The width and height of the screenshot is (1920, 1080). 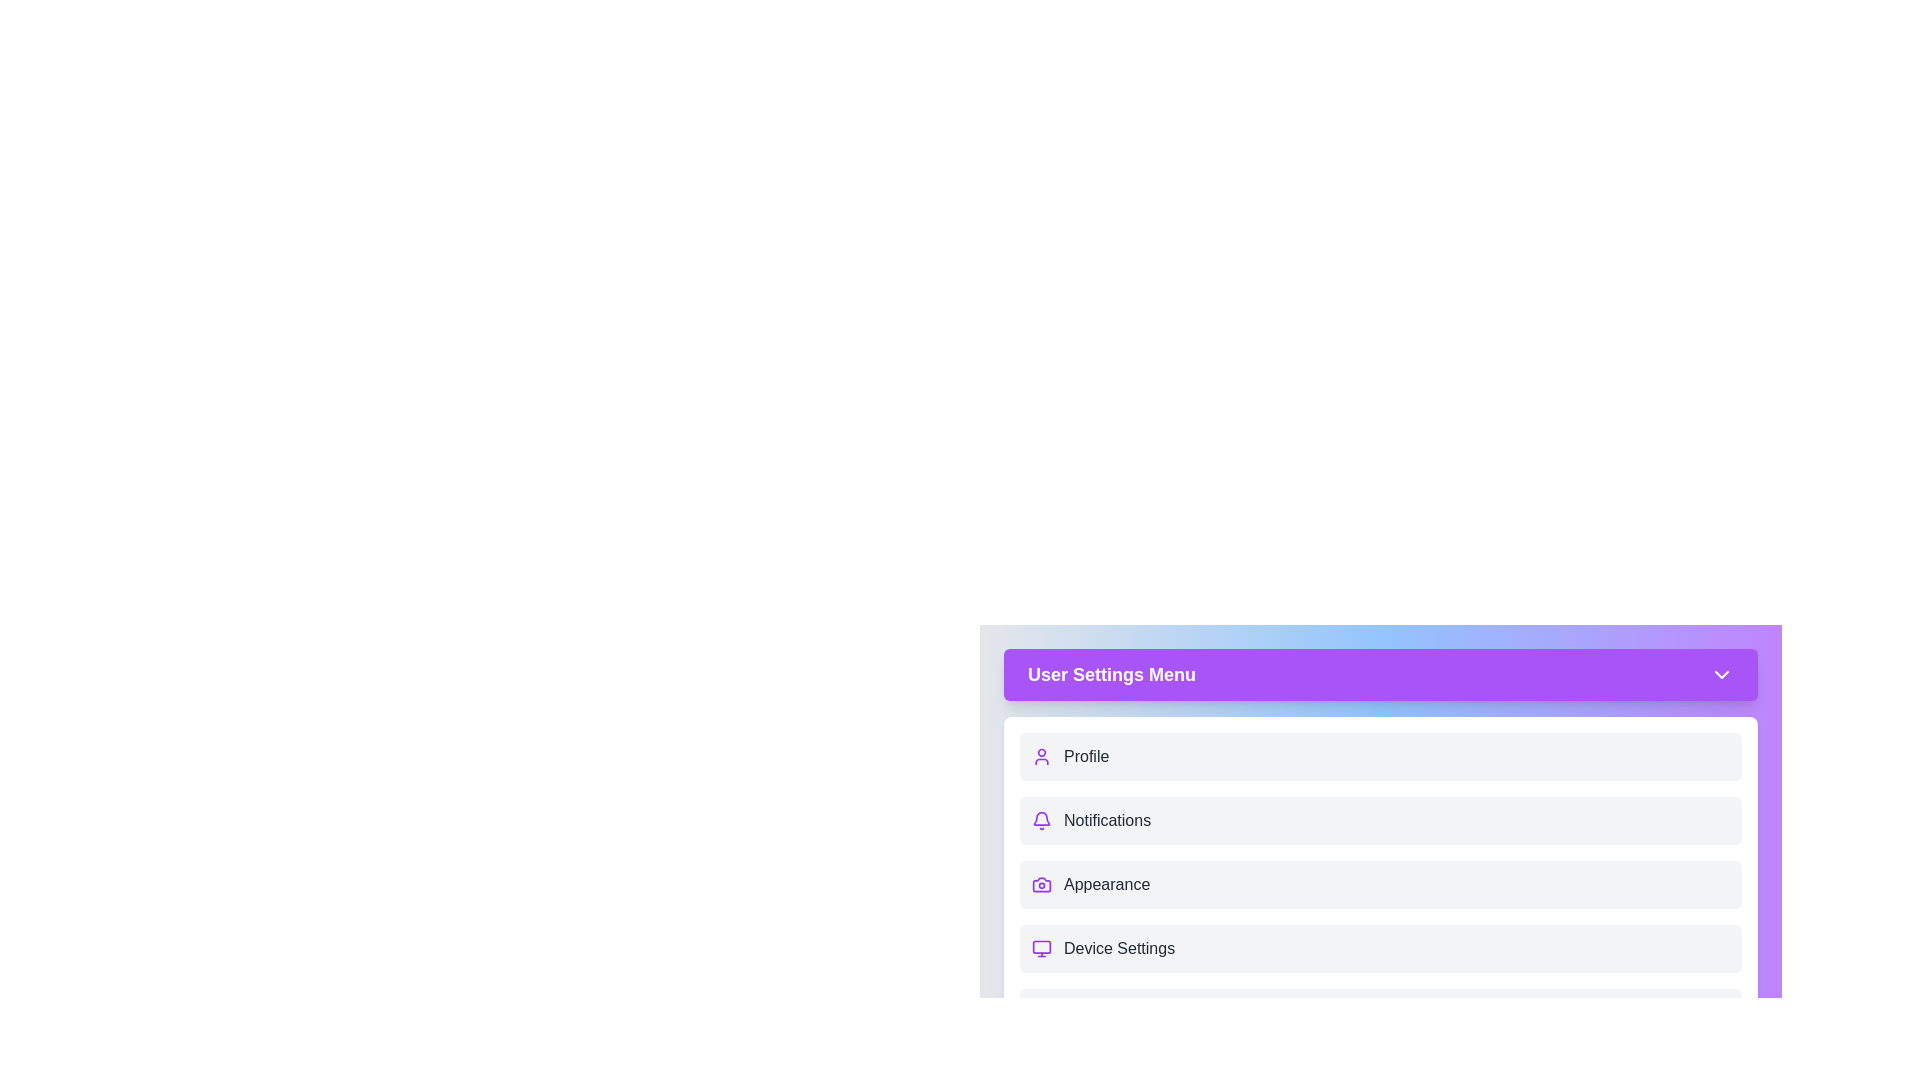 I want to click on the header of the User Settings Menu to toggle its visibility, so click(x=1380, y=675).